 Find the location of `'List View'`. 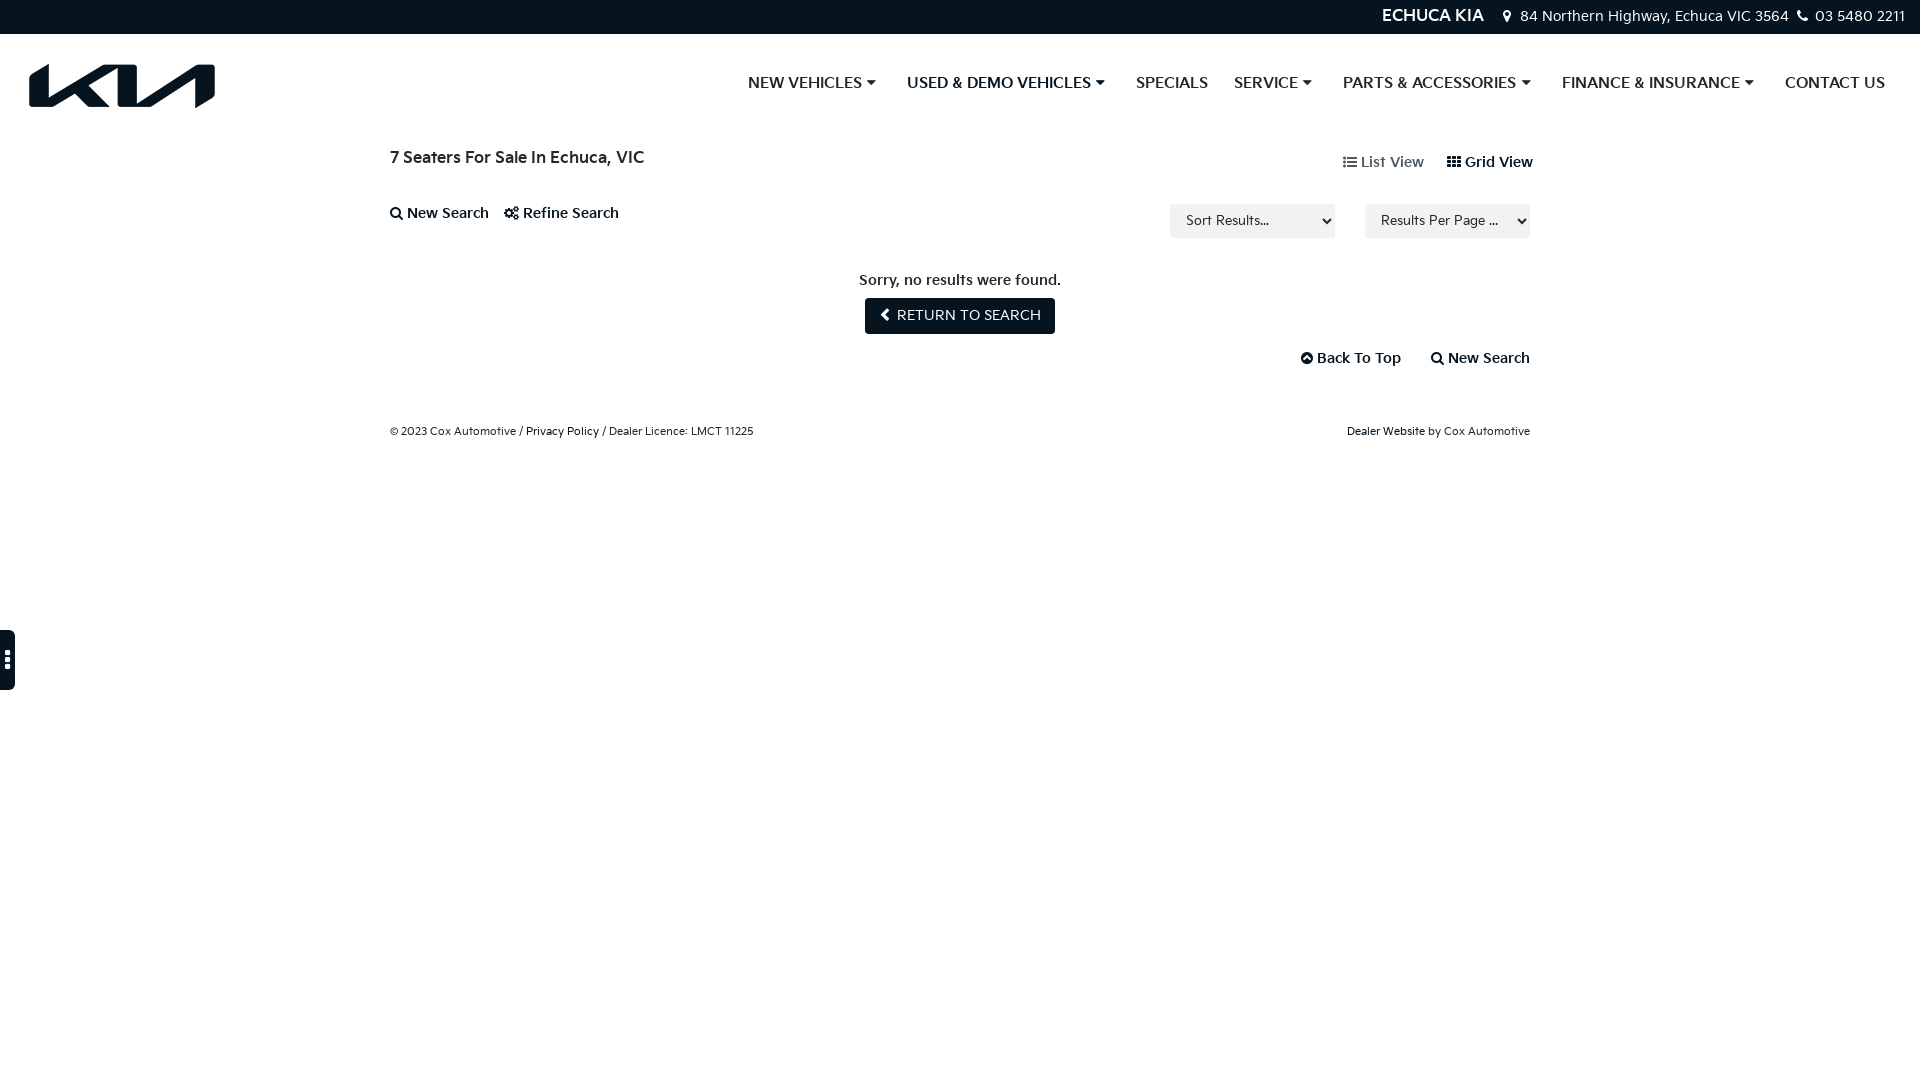

'List View' is located at coordinates (1382, 161).